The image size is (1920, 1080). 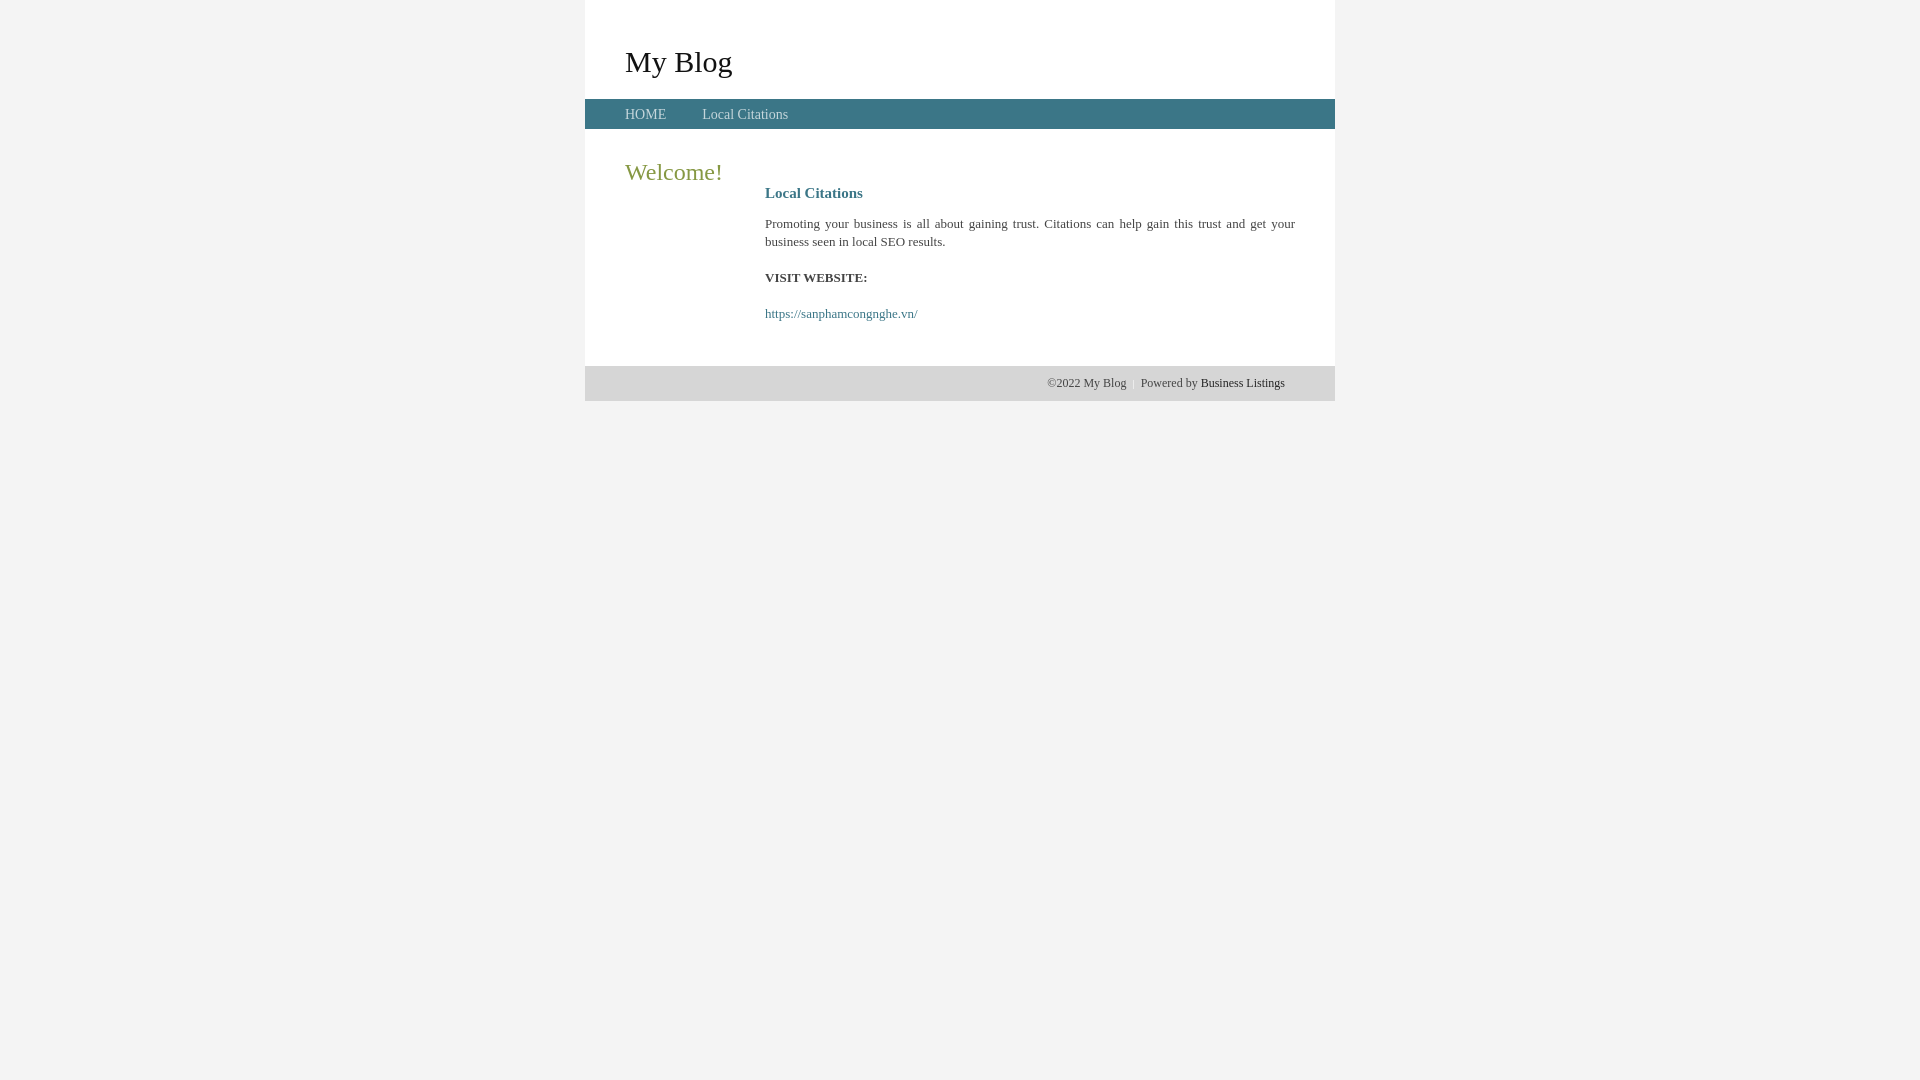 What do you see at coordinates (743, 114) in the screenshot?
I see `'Local Citations'` at bounding box center [743, 114].